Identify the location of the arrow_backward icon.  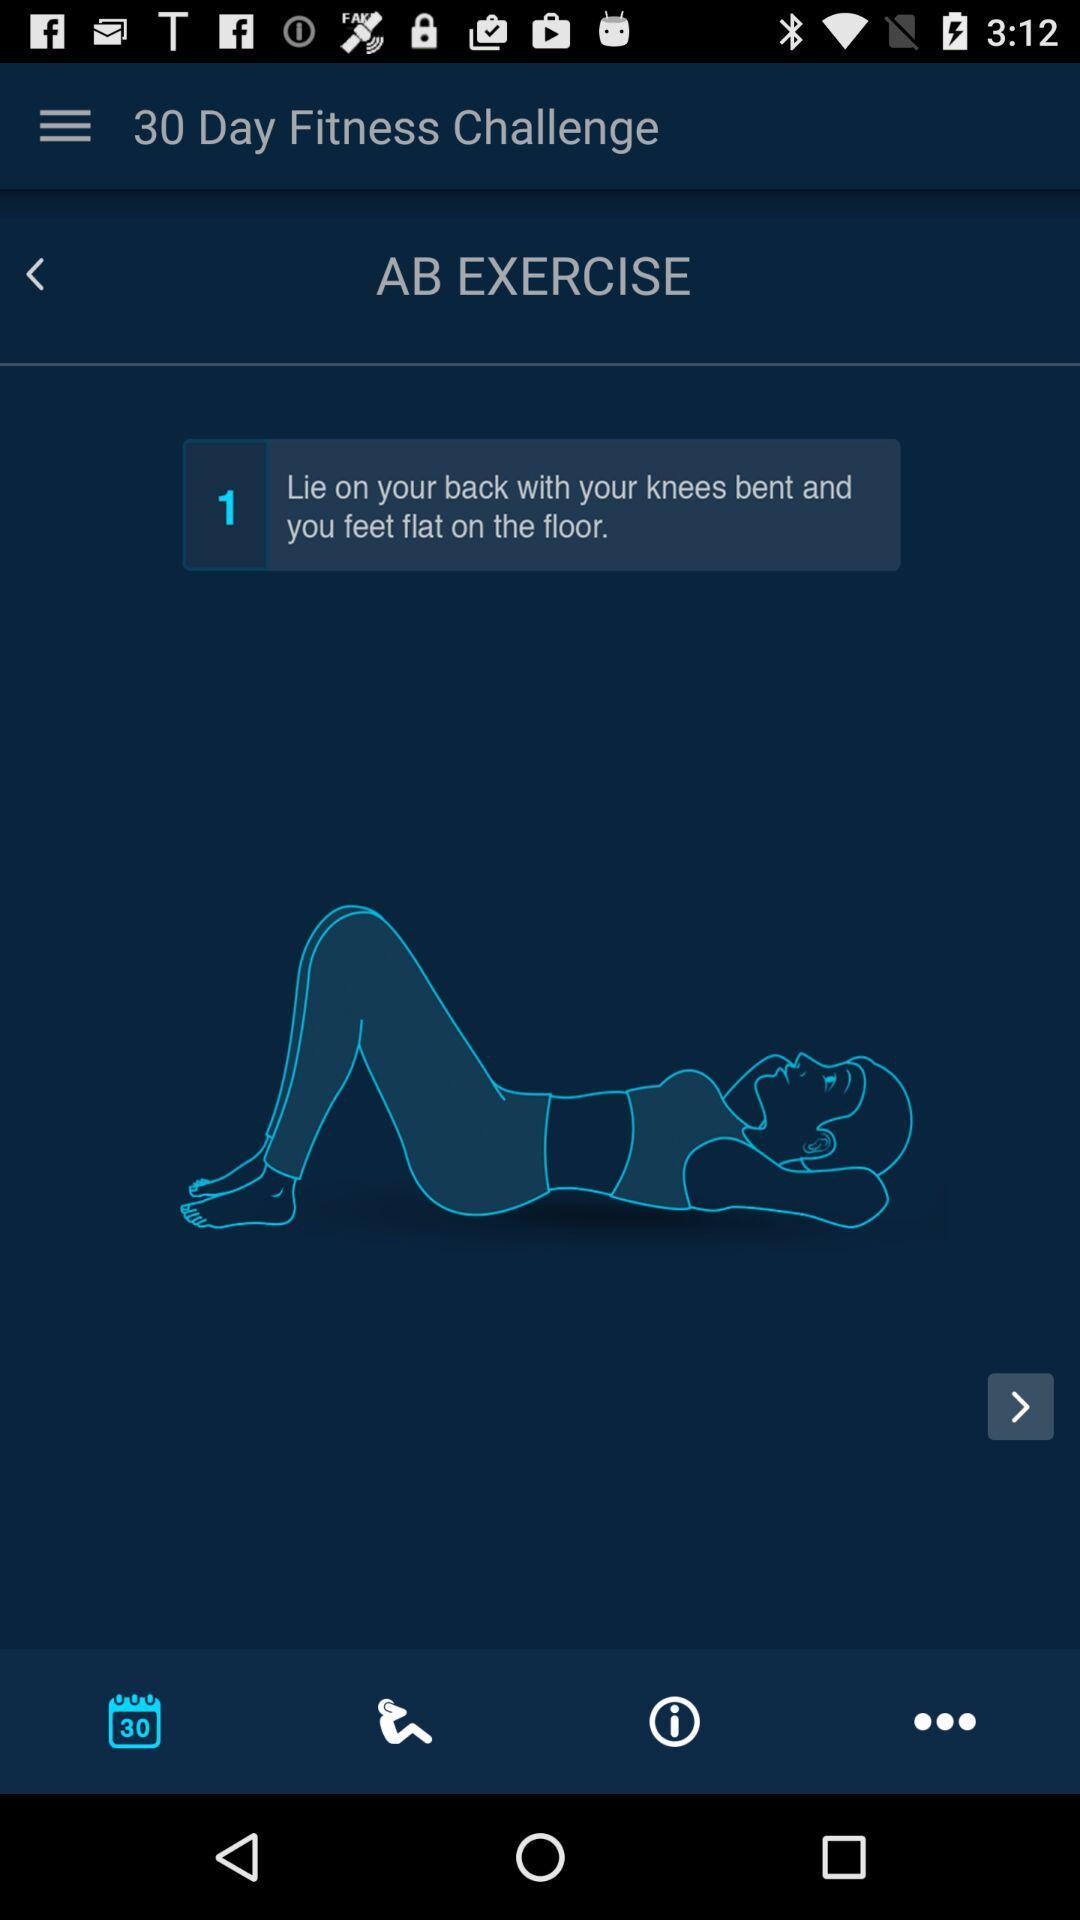
(58, 292).